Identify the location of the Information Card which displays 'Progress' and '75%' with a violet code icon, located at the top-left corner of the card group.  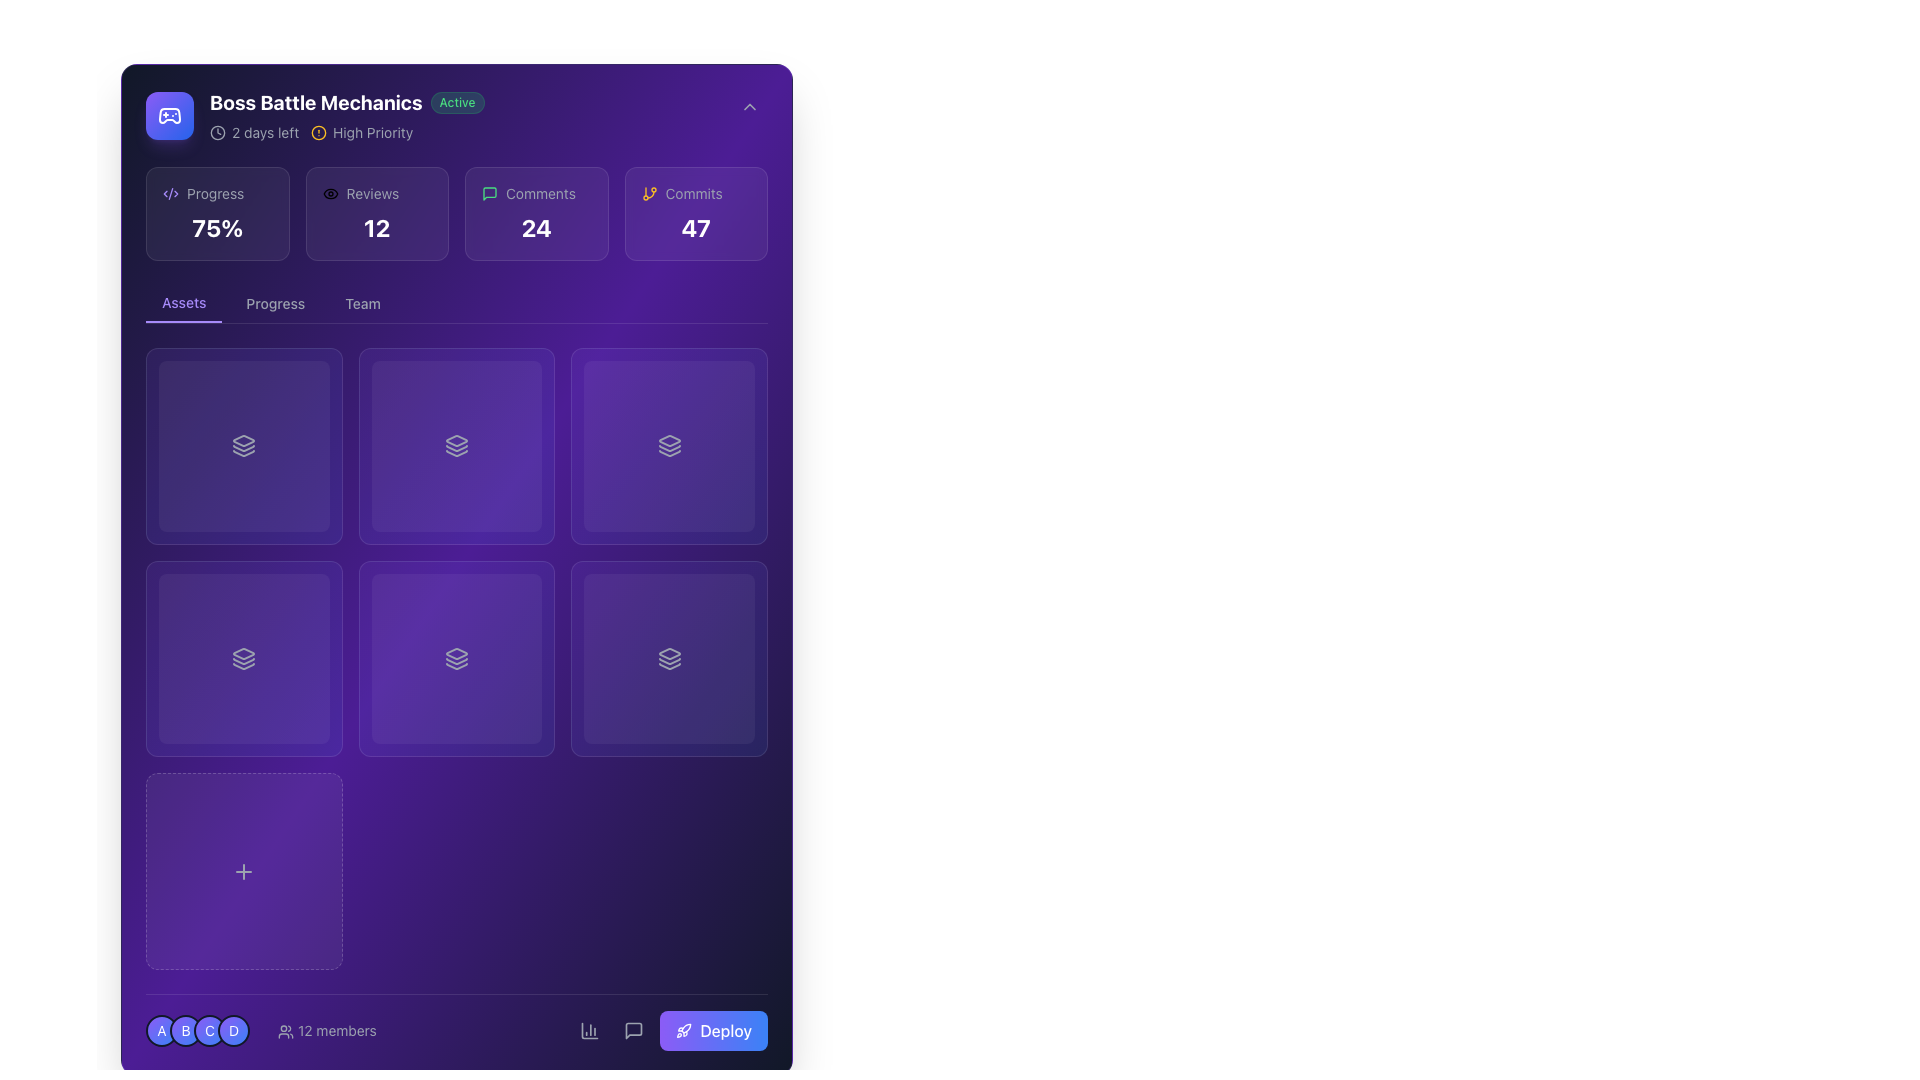
(217, 213).